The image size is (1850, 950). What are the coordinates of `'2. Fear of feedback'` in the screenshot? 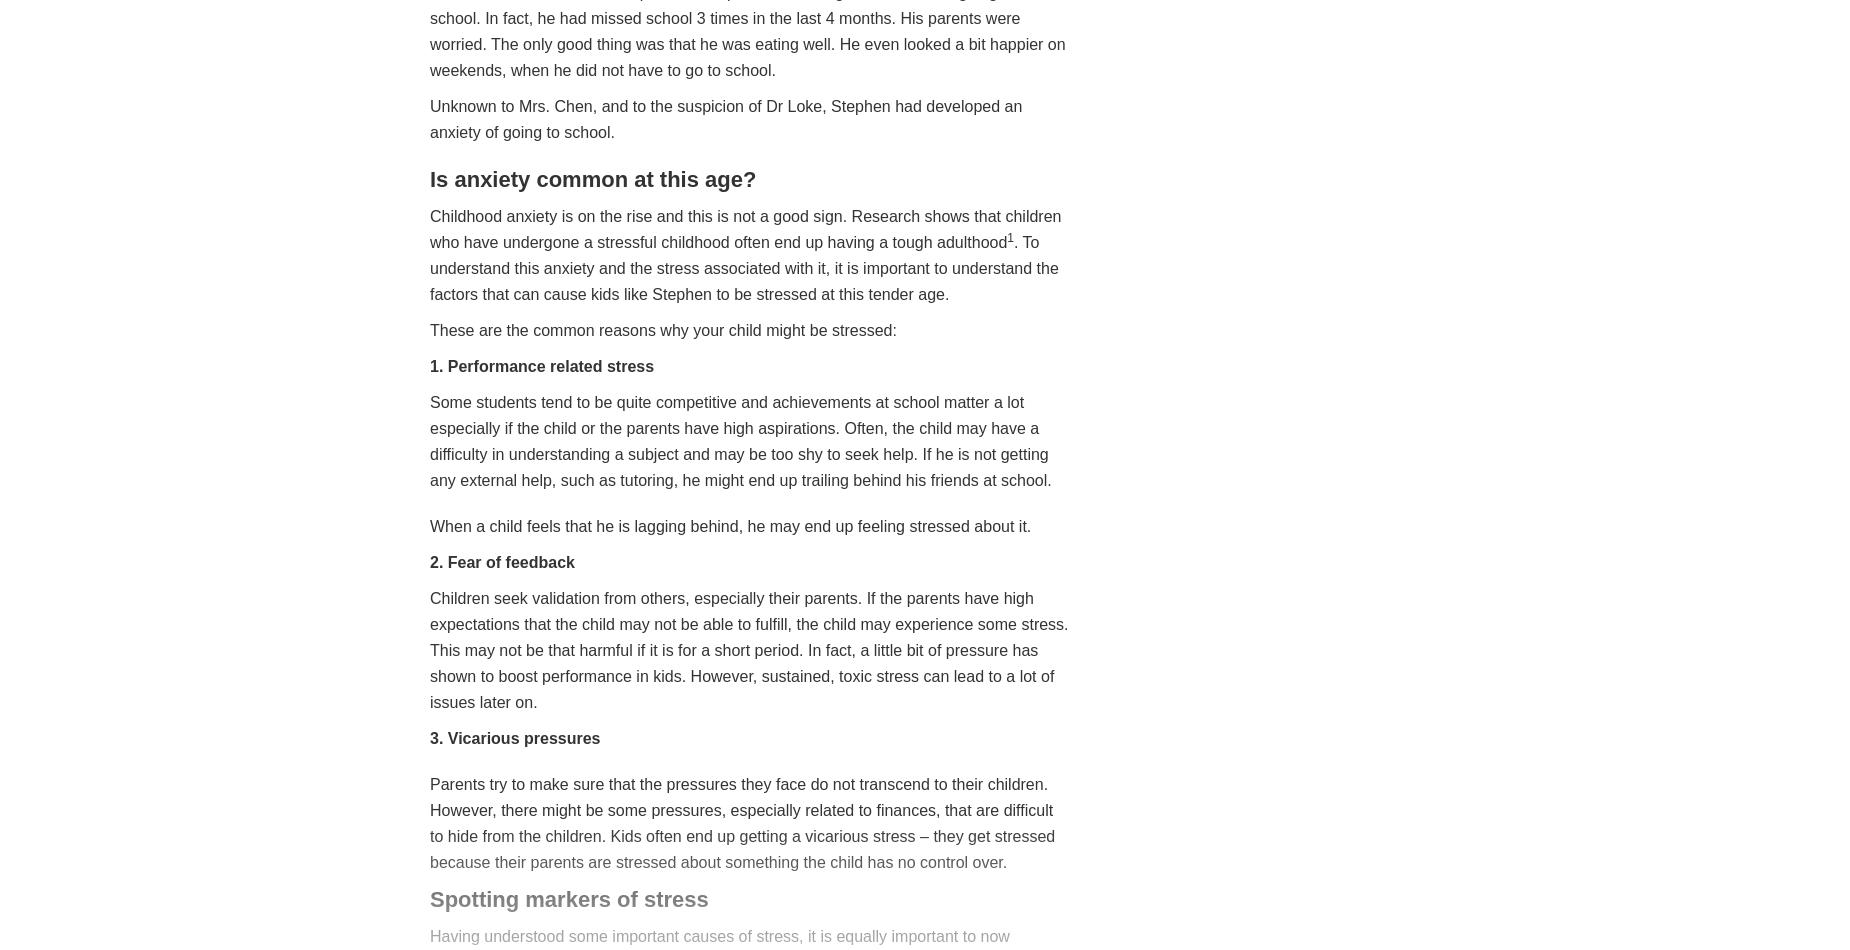 It's located at (502, 561).